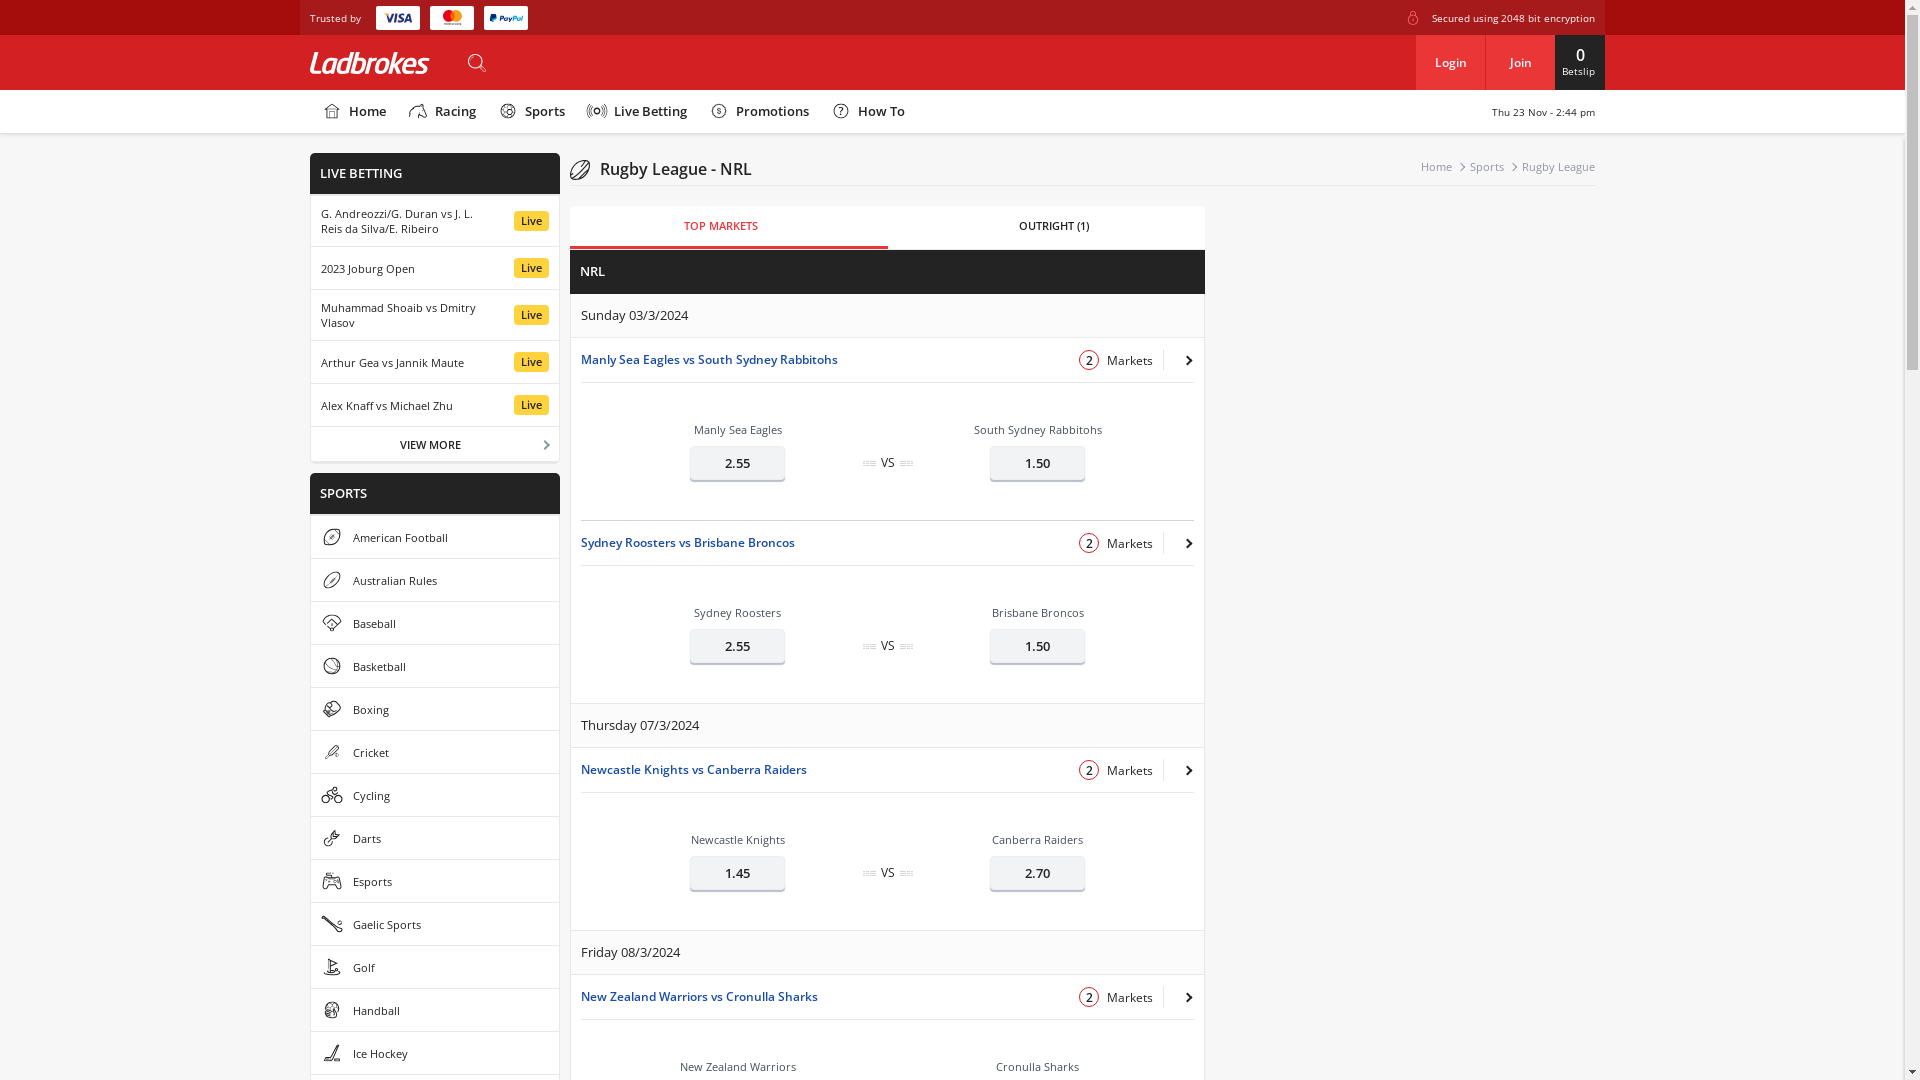  I want to click on 'Promotions', so click(757, 111).